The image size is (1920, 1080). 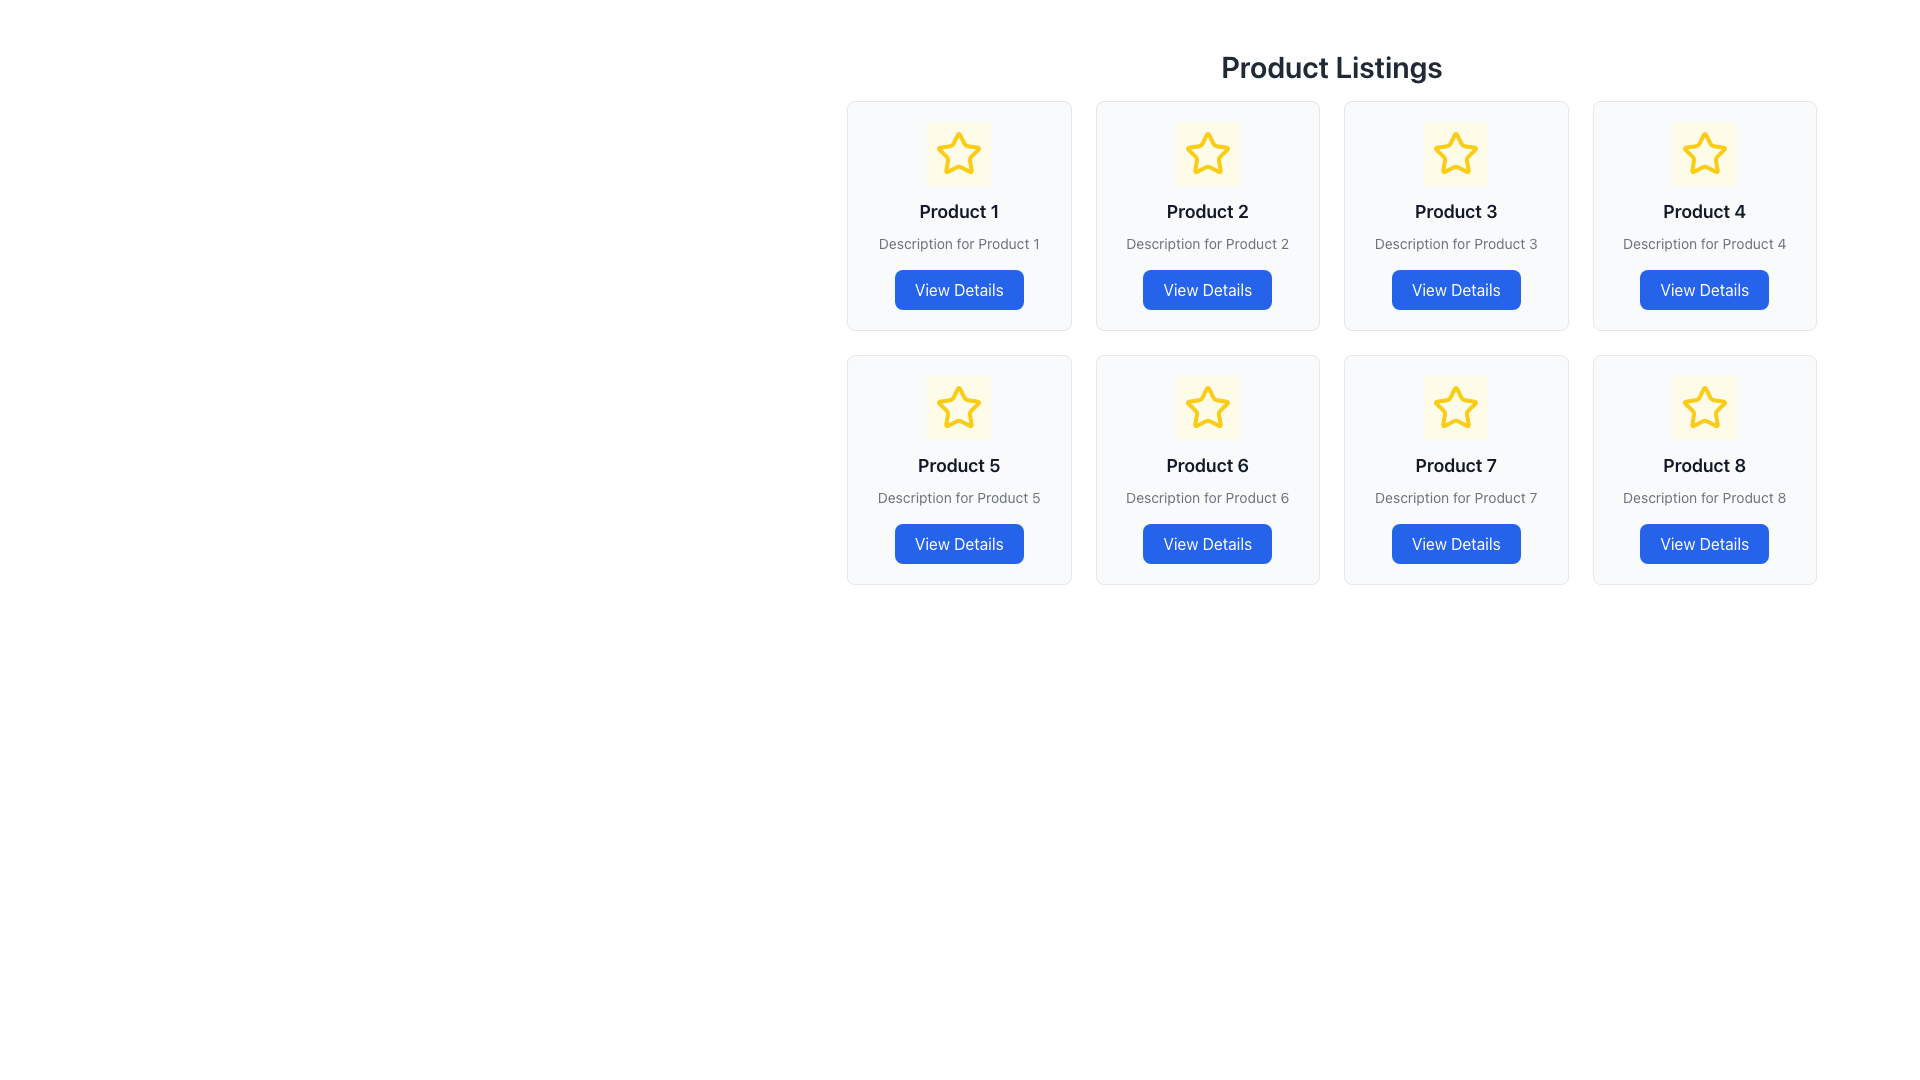 What do you see at coordinates (1703, 242) in the screenshot?
I see `the text label displaying 'Description for Product 4' which is a gray, centered, small font text, located in the middle of a card layout for product information` at bounding box center [1703, 242].